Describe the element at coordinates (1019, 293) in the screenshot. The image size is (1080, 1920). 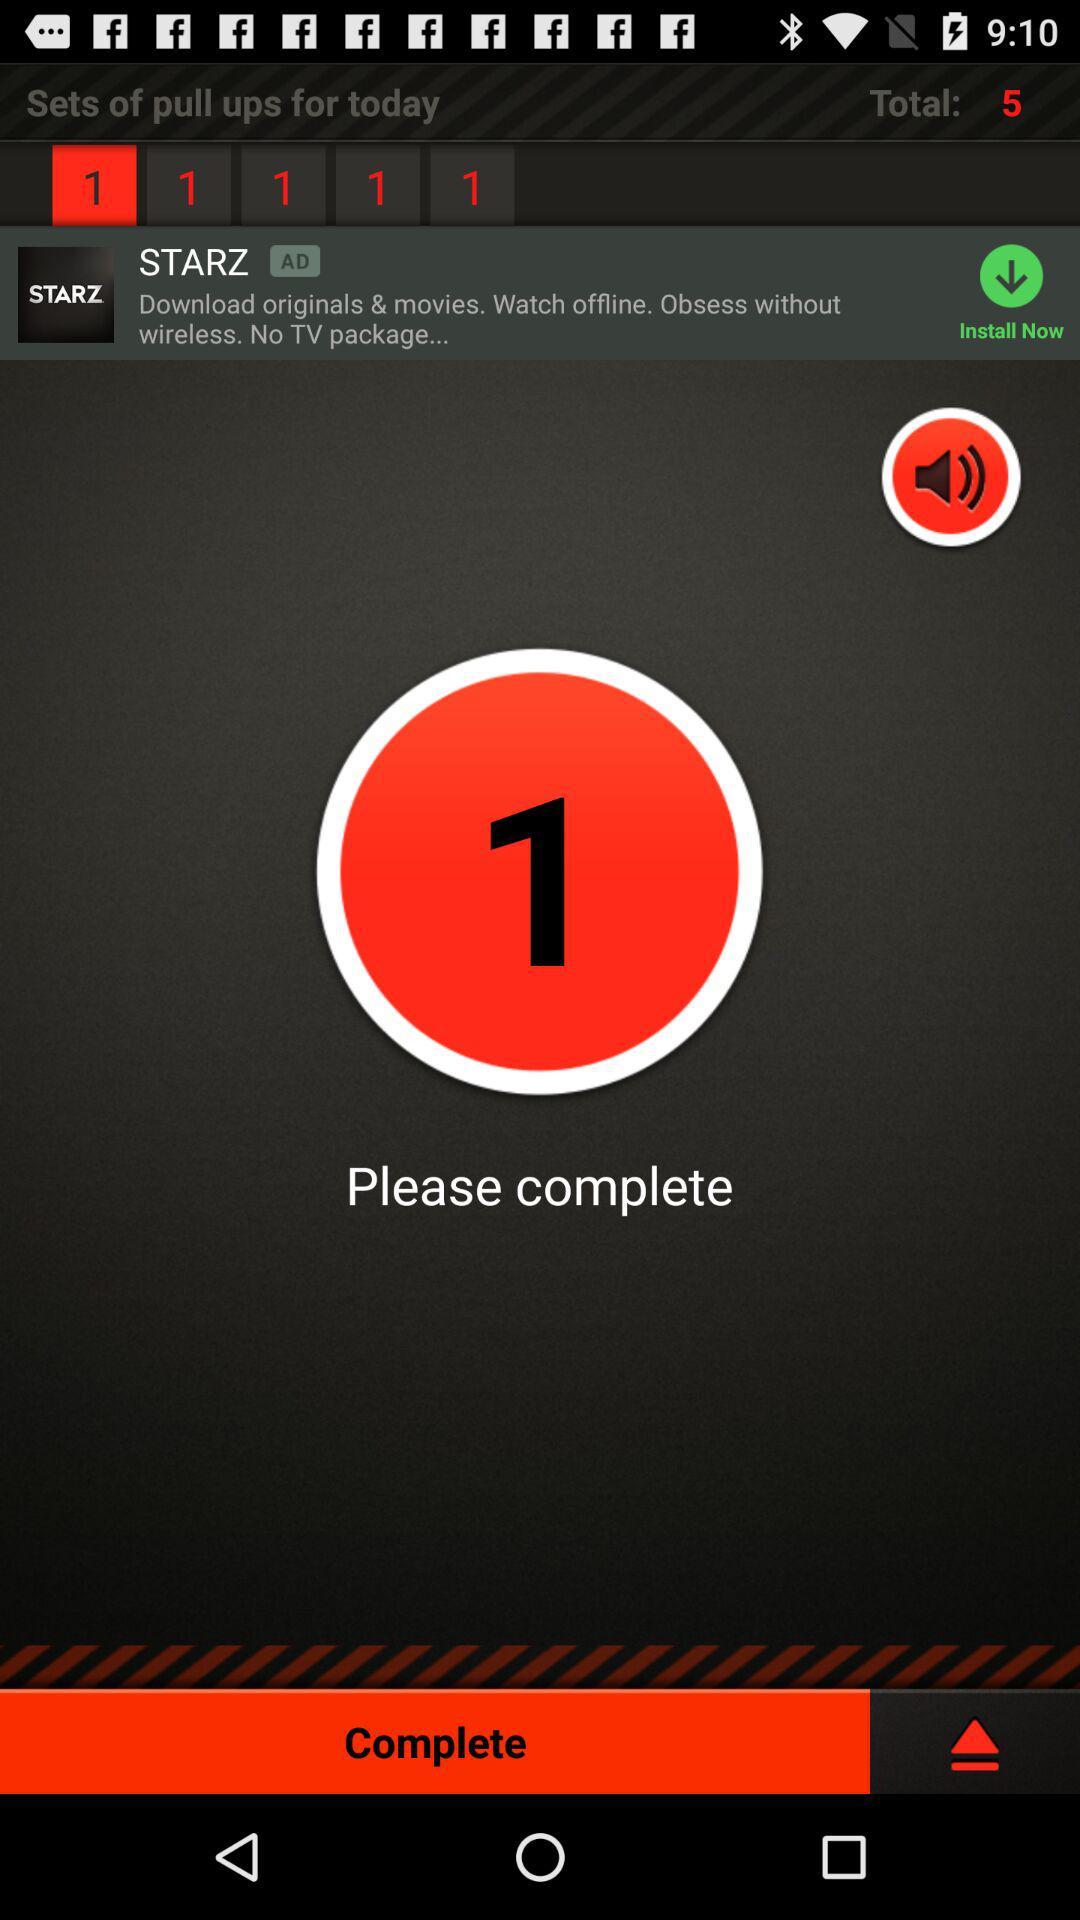
I see `the item to the right of download originals movies icon` at that location.